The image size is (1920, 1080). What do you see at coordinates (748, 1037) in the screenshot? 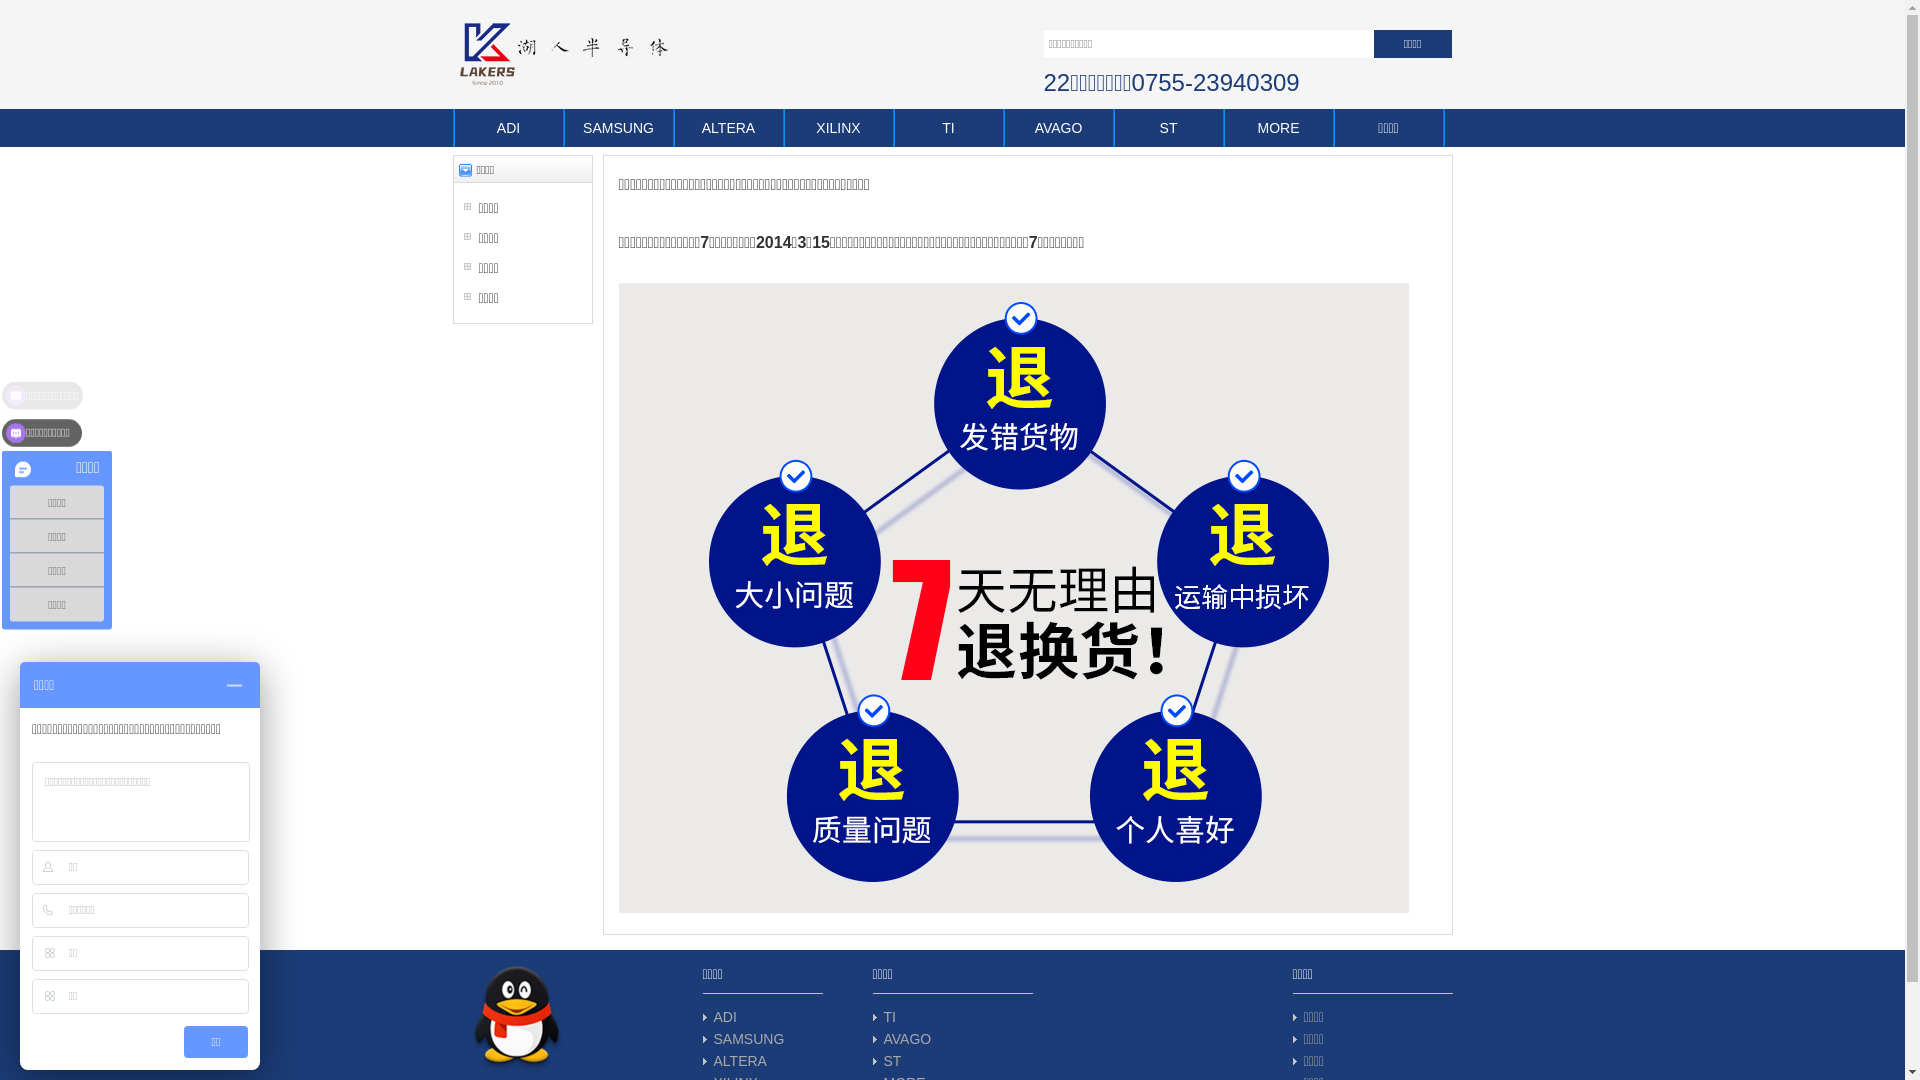
I see `'SAMSUNG'` at bounding box center [748, 1037].